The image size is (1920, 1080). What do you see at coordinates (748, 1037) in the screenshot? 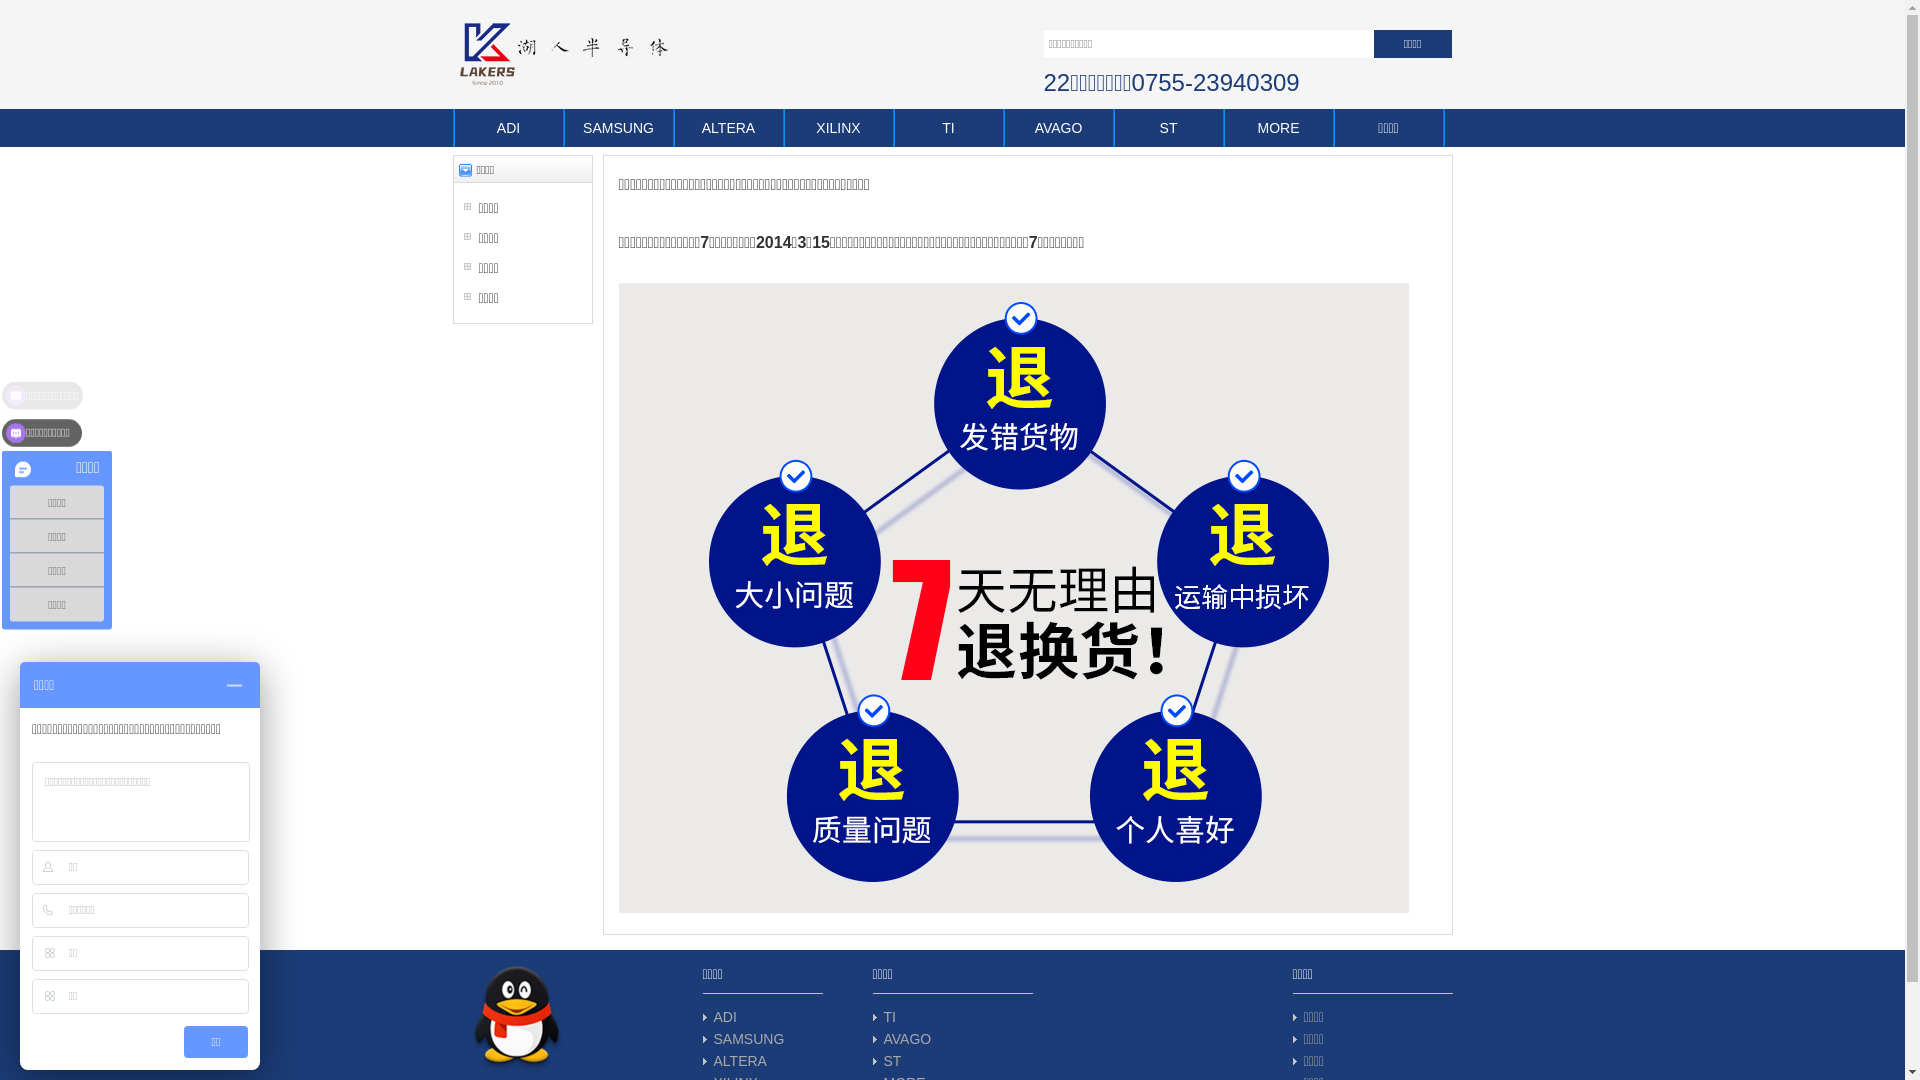
I see `'SAMSUNG'` at bounding box center [748, 1037].